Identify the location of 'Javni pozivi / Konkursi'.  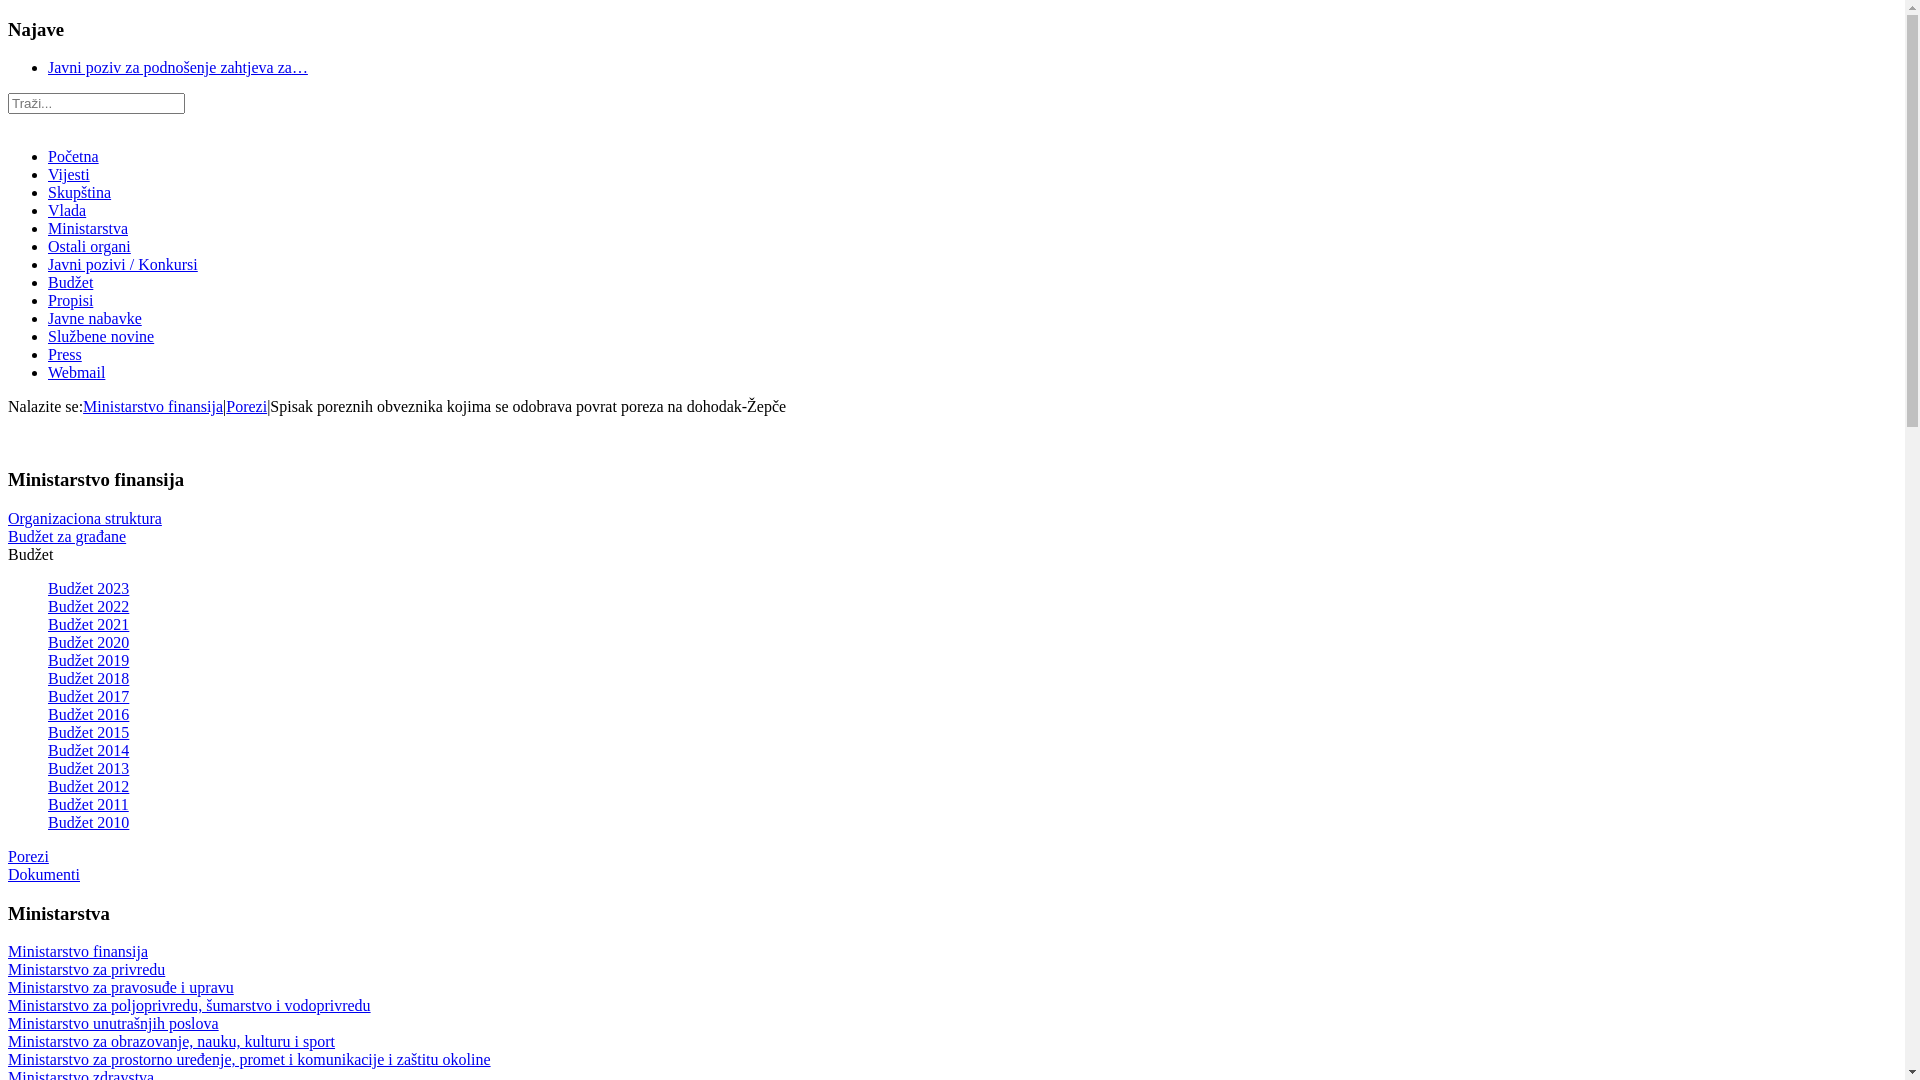
(122, 263).